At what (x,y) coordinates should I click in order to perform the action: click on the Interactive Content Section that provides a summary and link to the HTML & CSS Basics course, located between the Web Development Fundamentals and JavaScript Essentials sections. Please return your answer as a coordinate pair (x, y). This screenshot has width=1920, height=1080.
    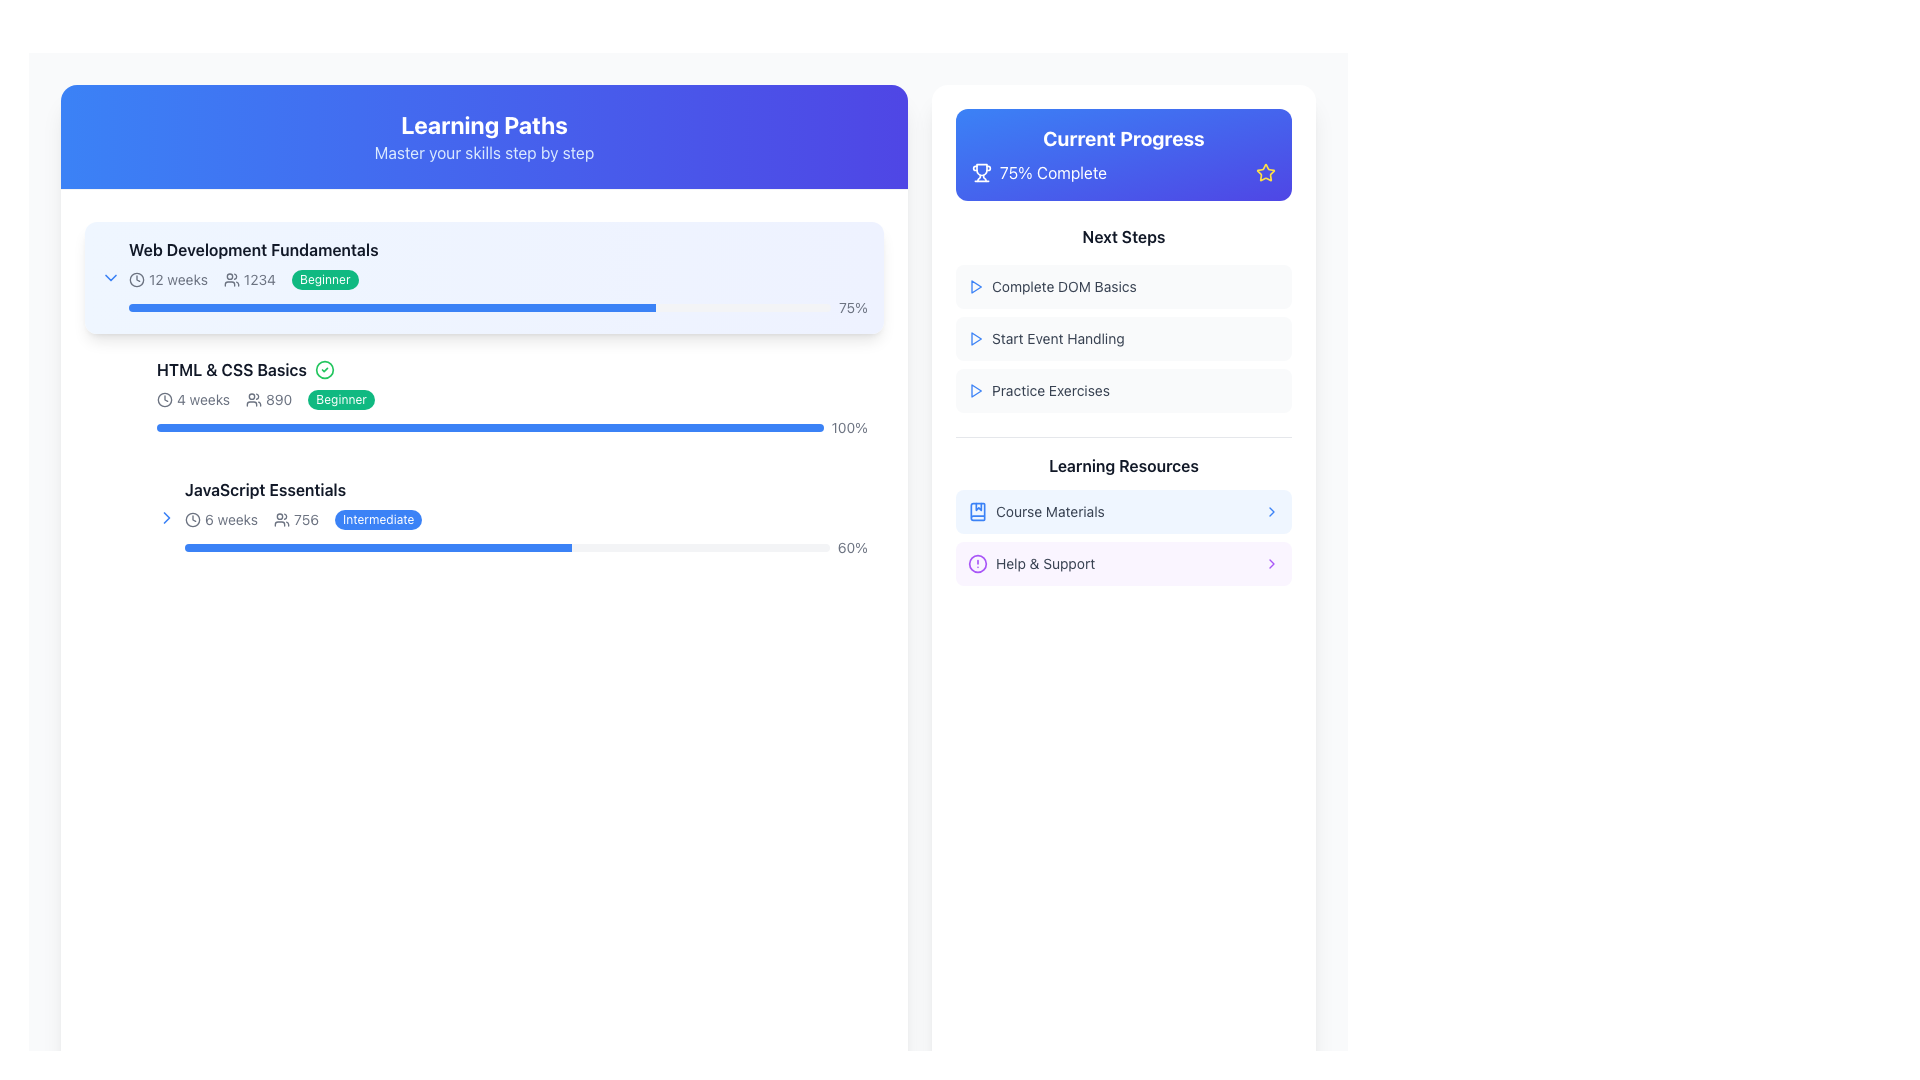
    Looking at the image, I should click on (484, 397).